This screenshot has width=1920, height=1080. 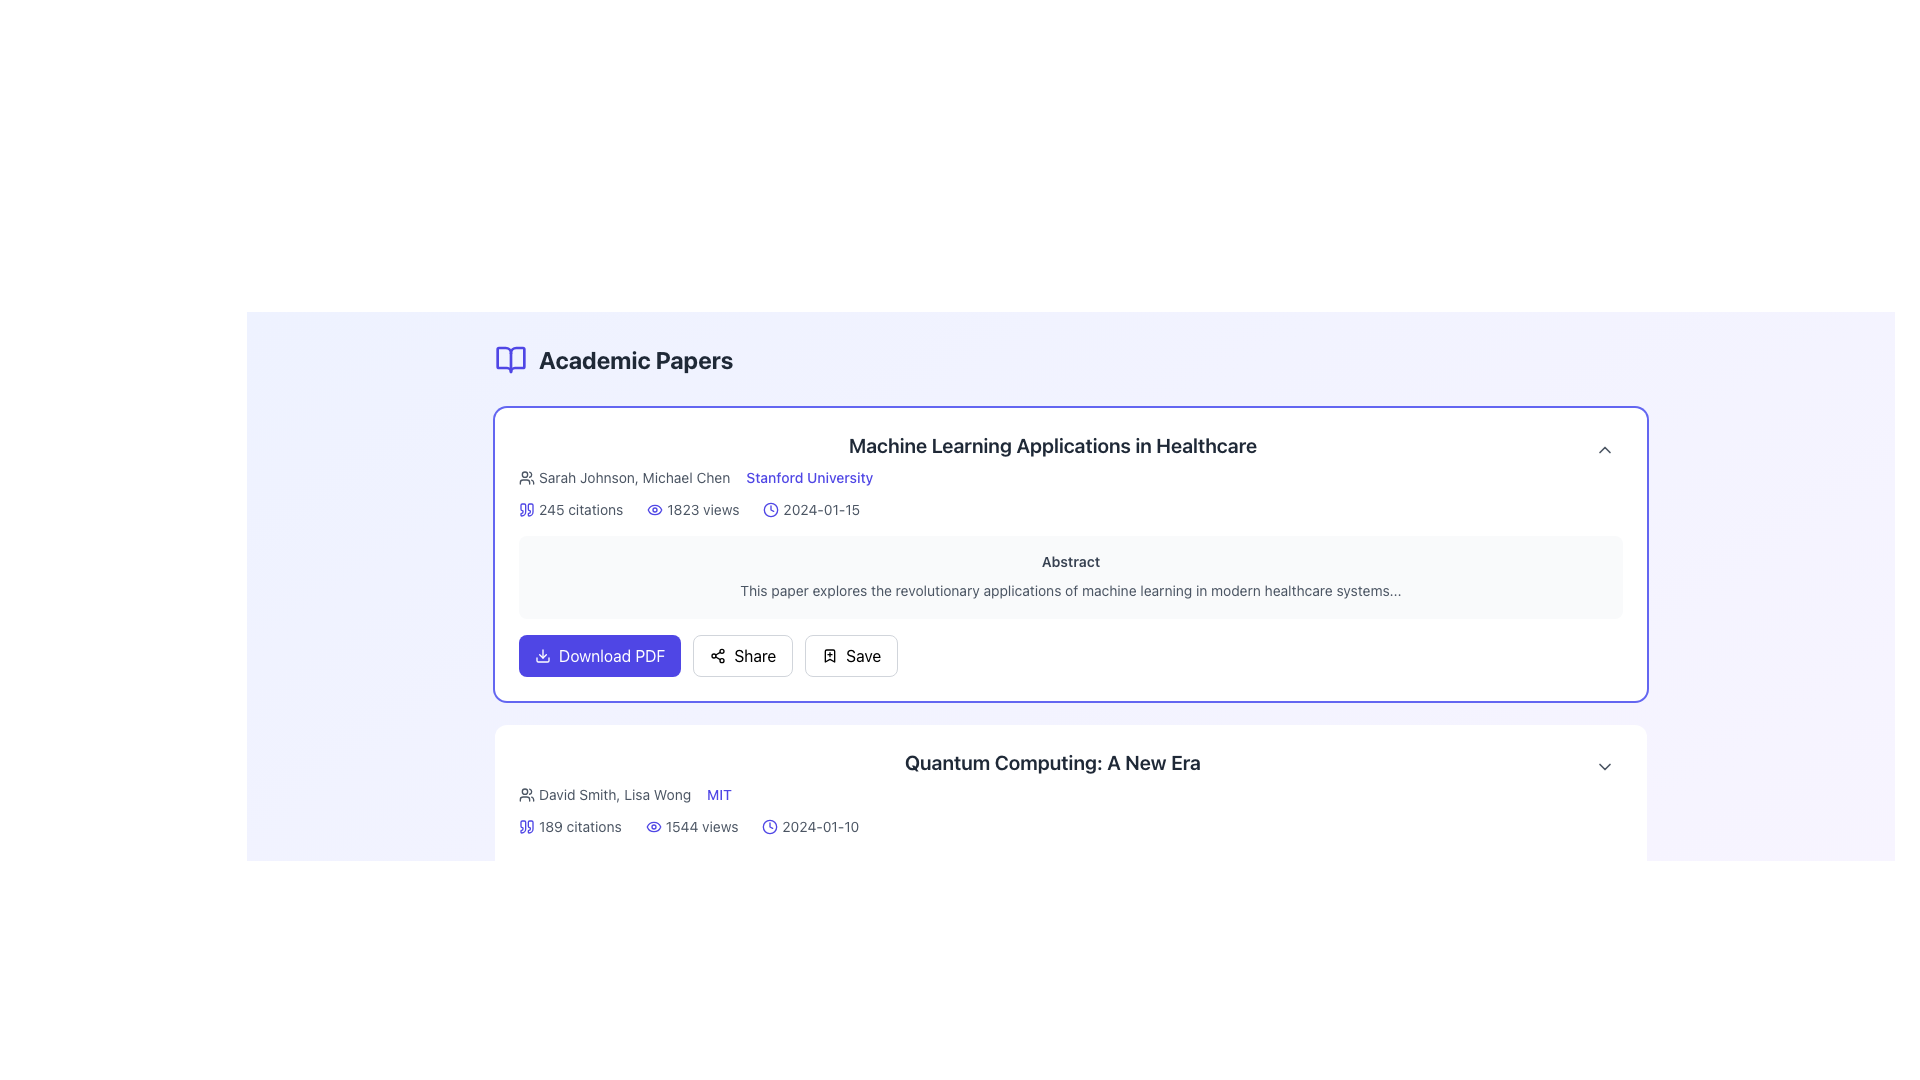 What do you see at coordinates (523, 826) in the screenshot?
I see `the first quotation mark icon associated with the article 'Quantum Computing: A New Era', located immediately before the text '189 citations'` at bounding box center [523, 826].